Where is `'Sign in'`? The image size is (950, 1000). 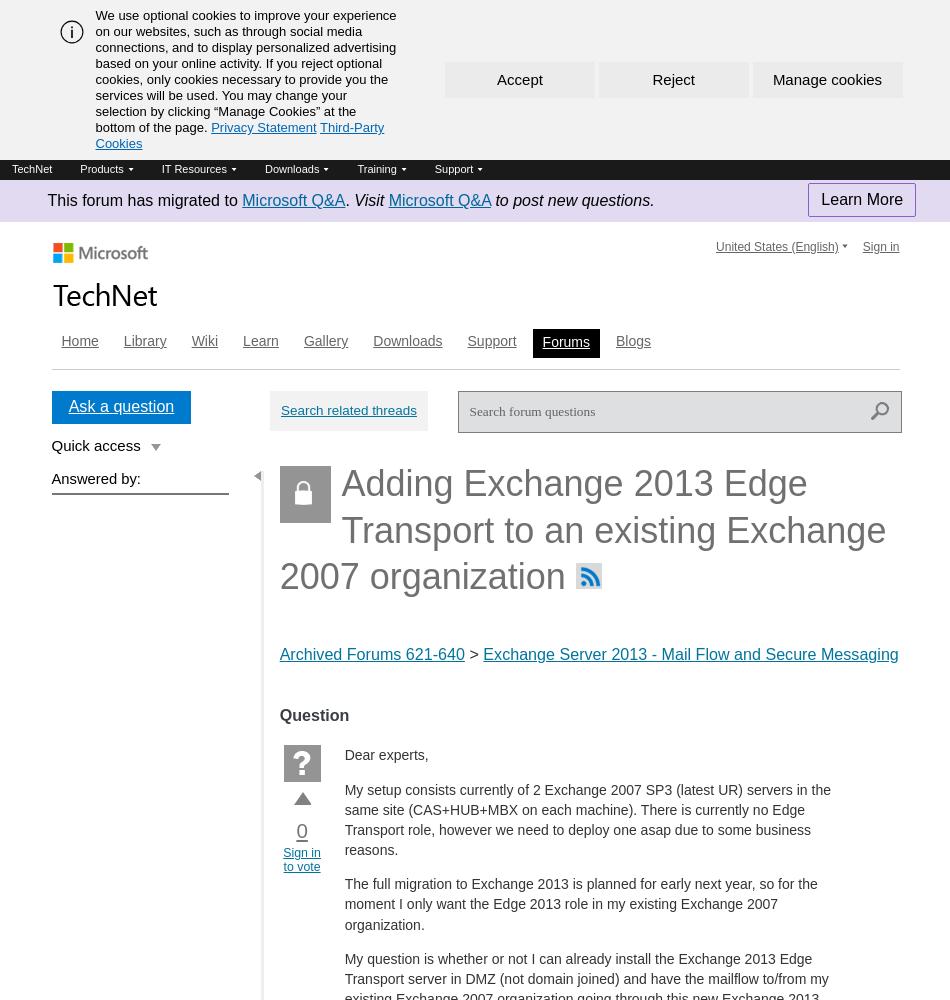 'Sign in' is located at coordinates (879, 246).